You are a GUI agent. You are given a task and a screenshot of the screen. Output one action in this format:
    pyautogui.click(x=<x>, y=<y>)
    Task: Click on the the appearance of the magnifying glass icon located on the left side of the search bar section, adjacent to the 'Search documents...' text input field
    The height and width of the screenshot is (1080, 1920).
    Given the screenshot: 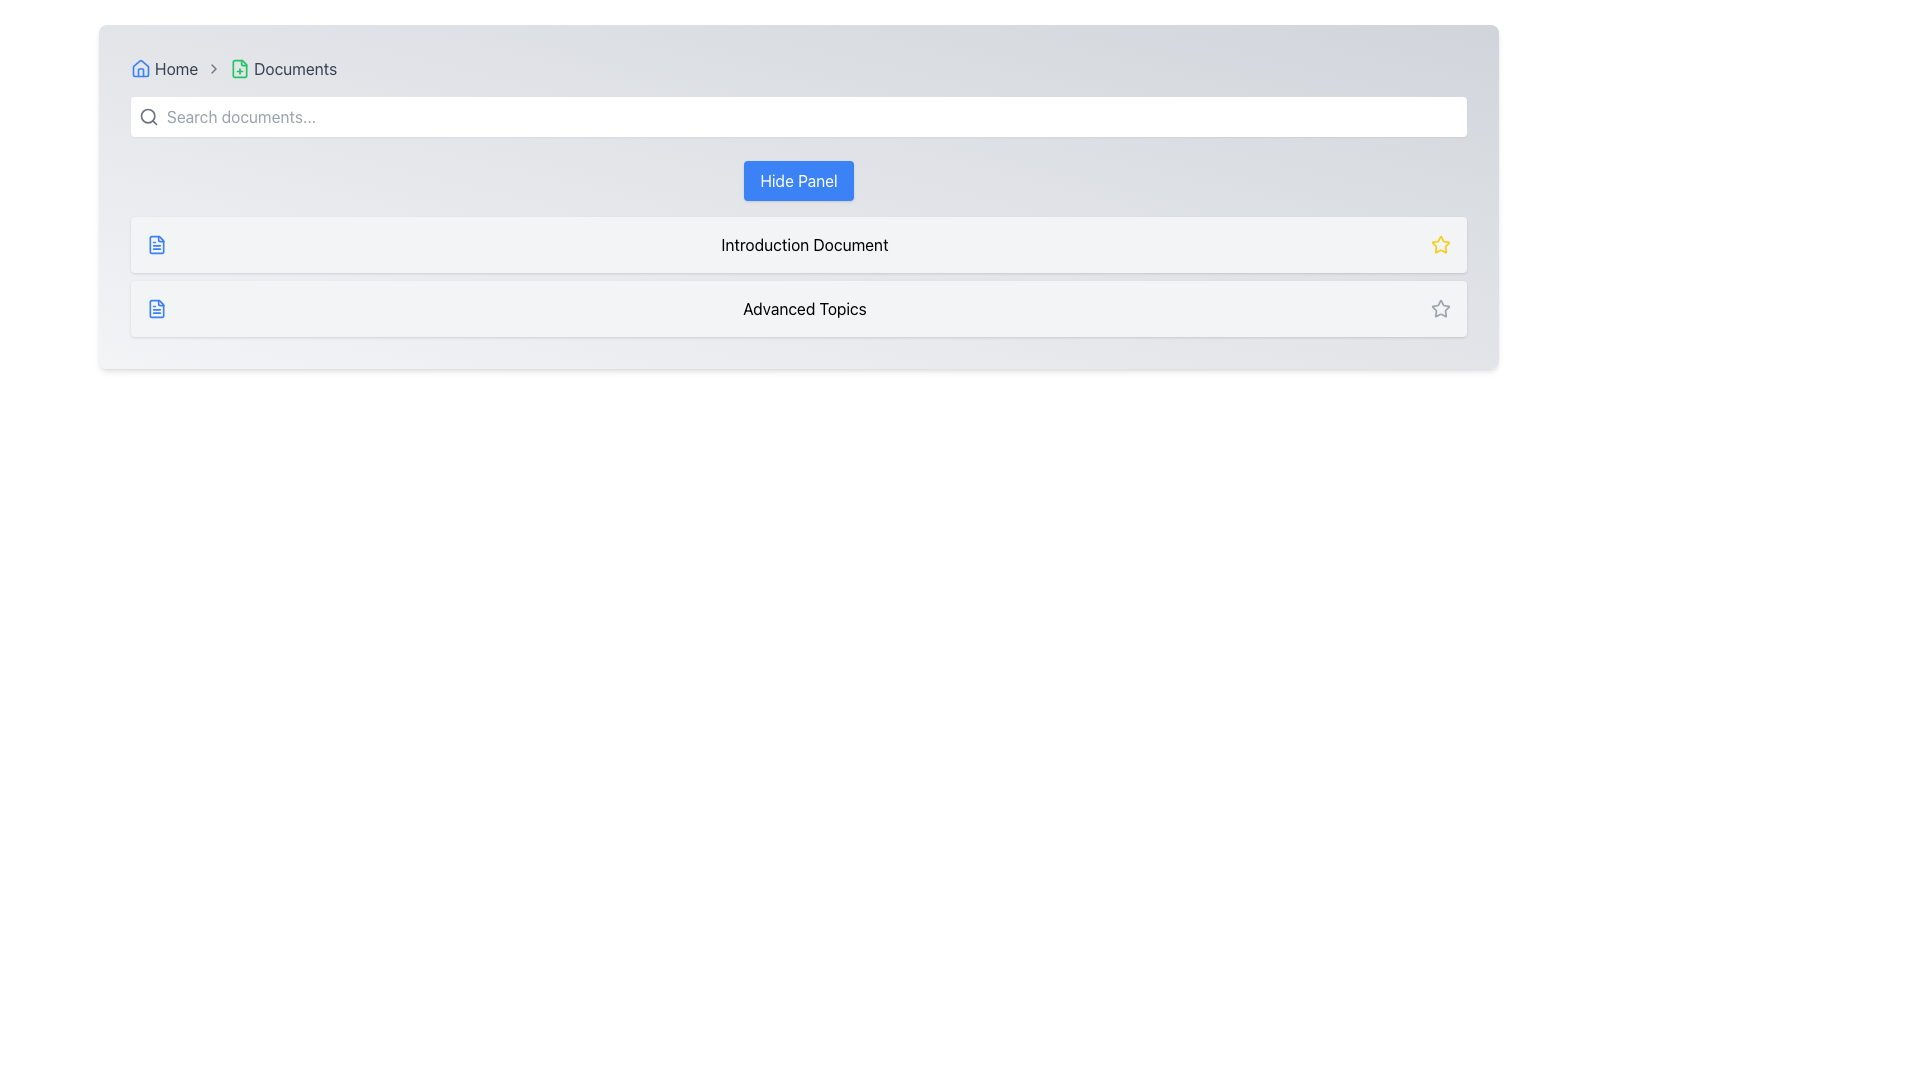 What is the action you would take?
    pyautogui.click(x=147, y=116)
    